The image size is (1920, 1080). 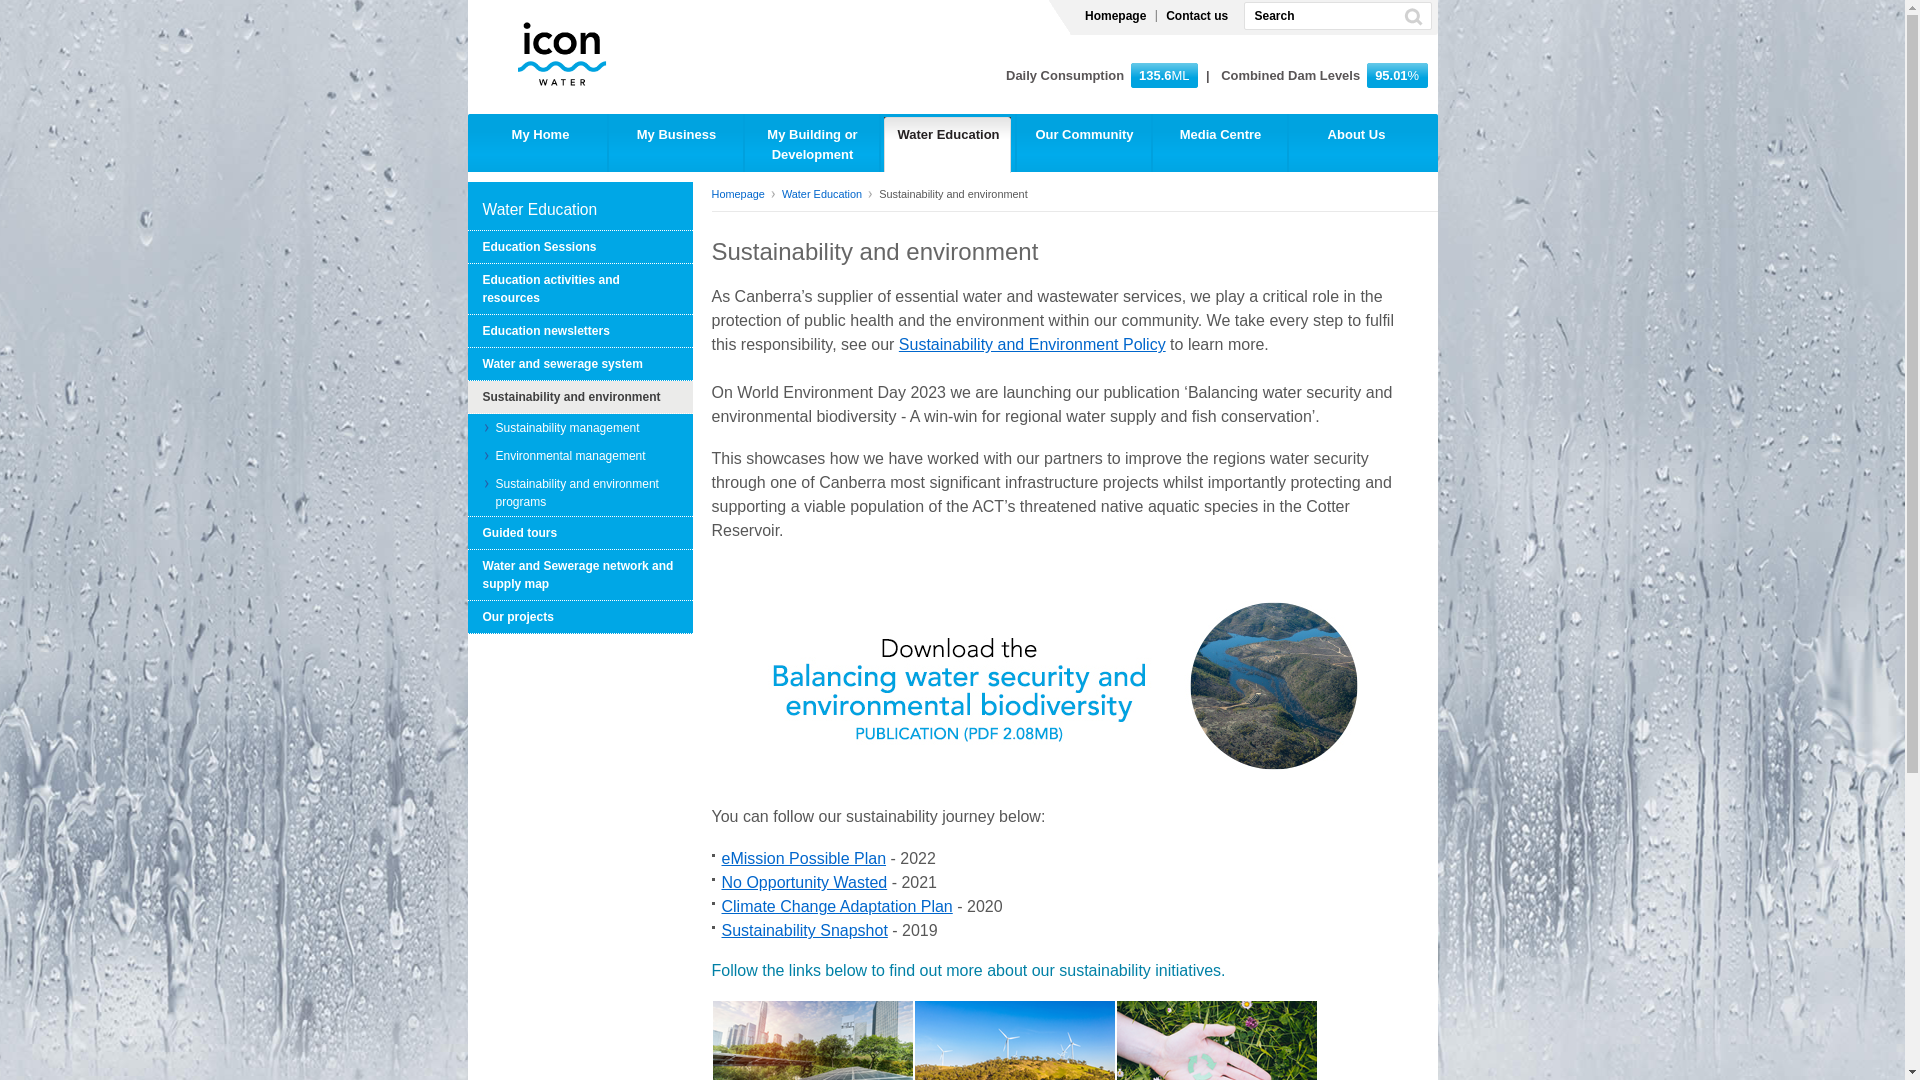 What do you see at coordinates (466, 397) in the screenshot?
I see `'Sustainability and environment'` at bounding box center [466, 397].